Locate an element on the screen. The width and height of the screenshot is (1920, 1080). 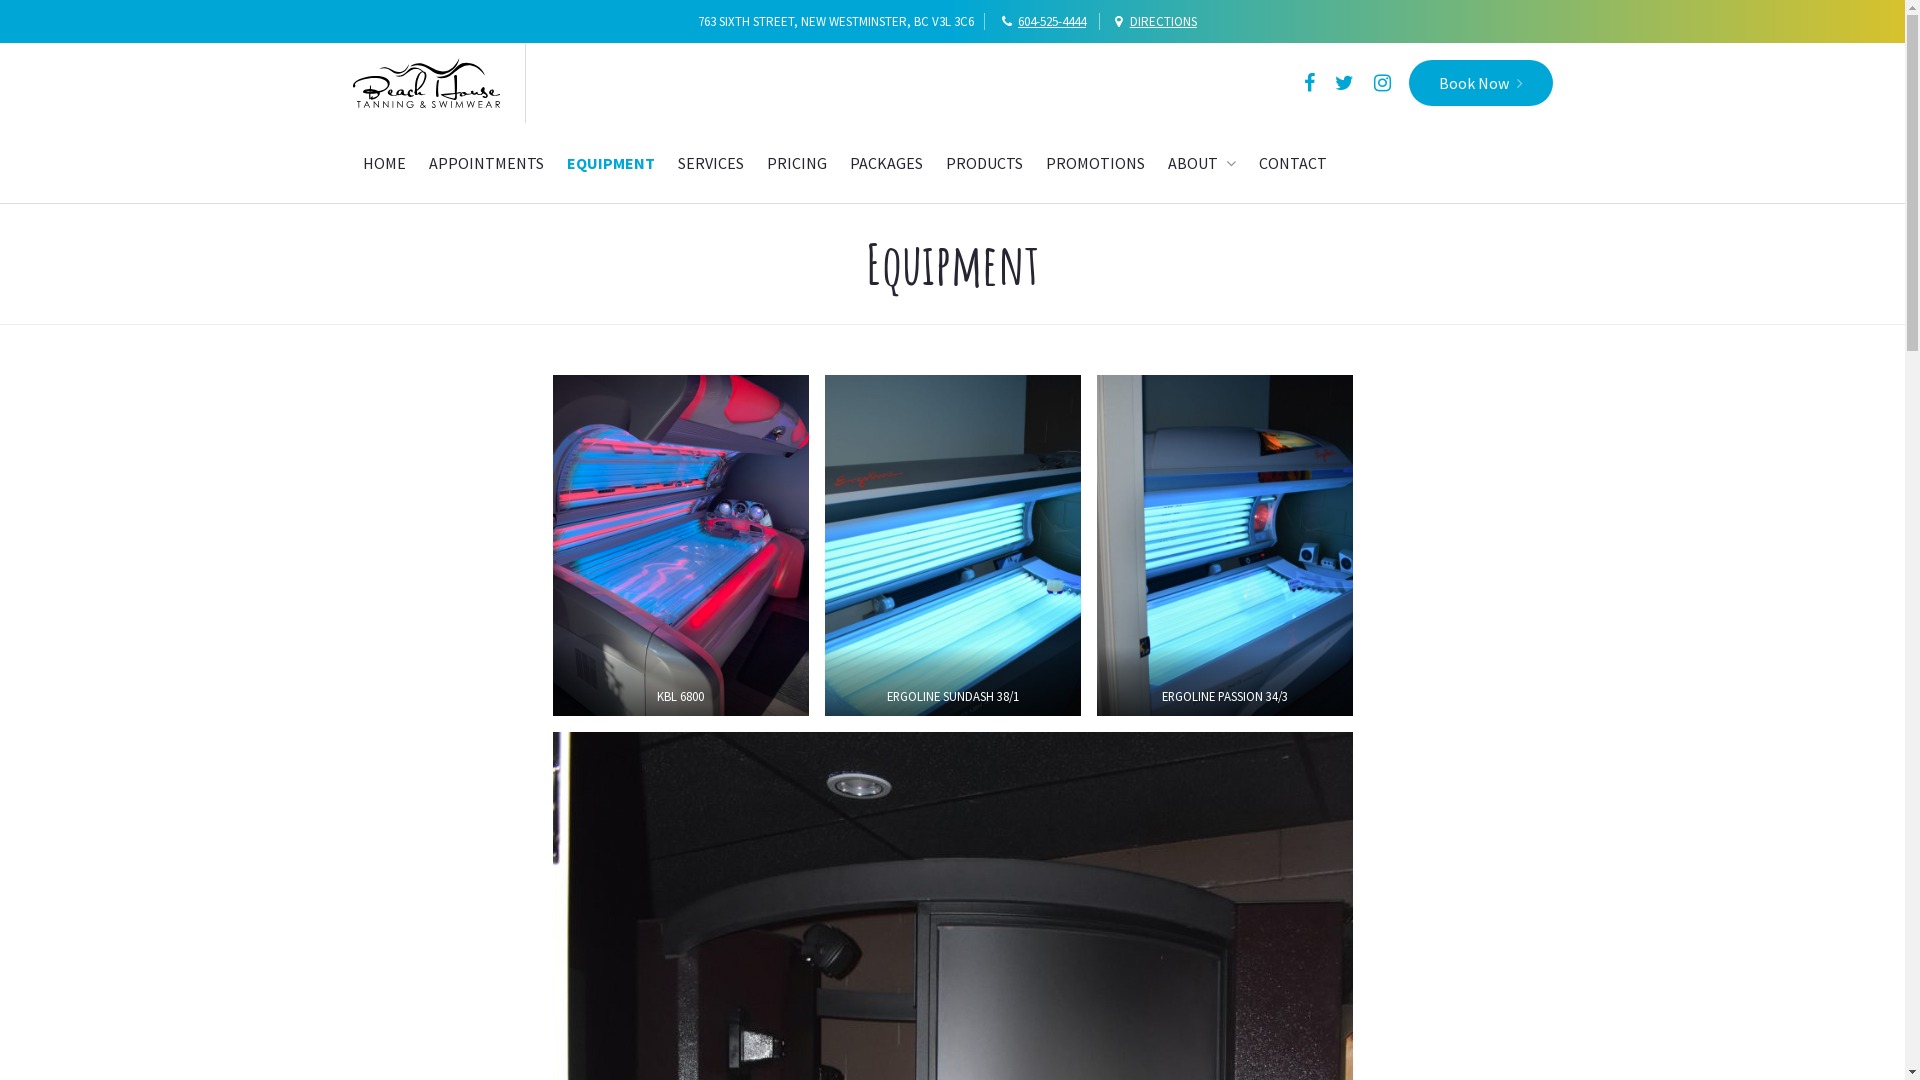
'APPOINTMENTS' is located at coordinates (485, 161).